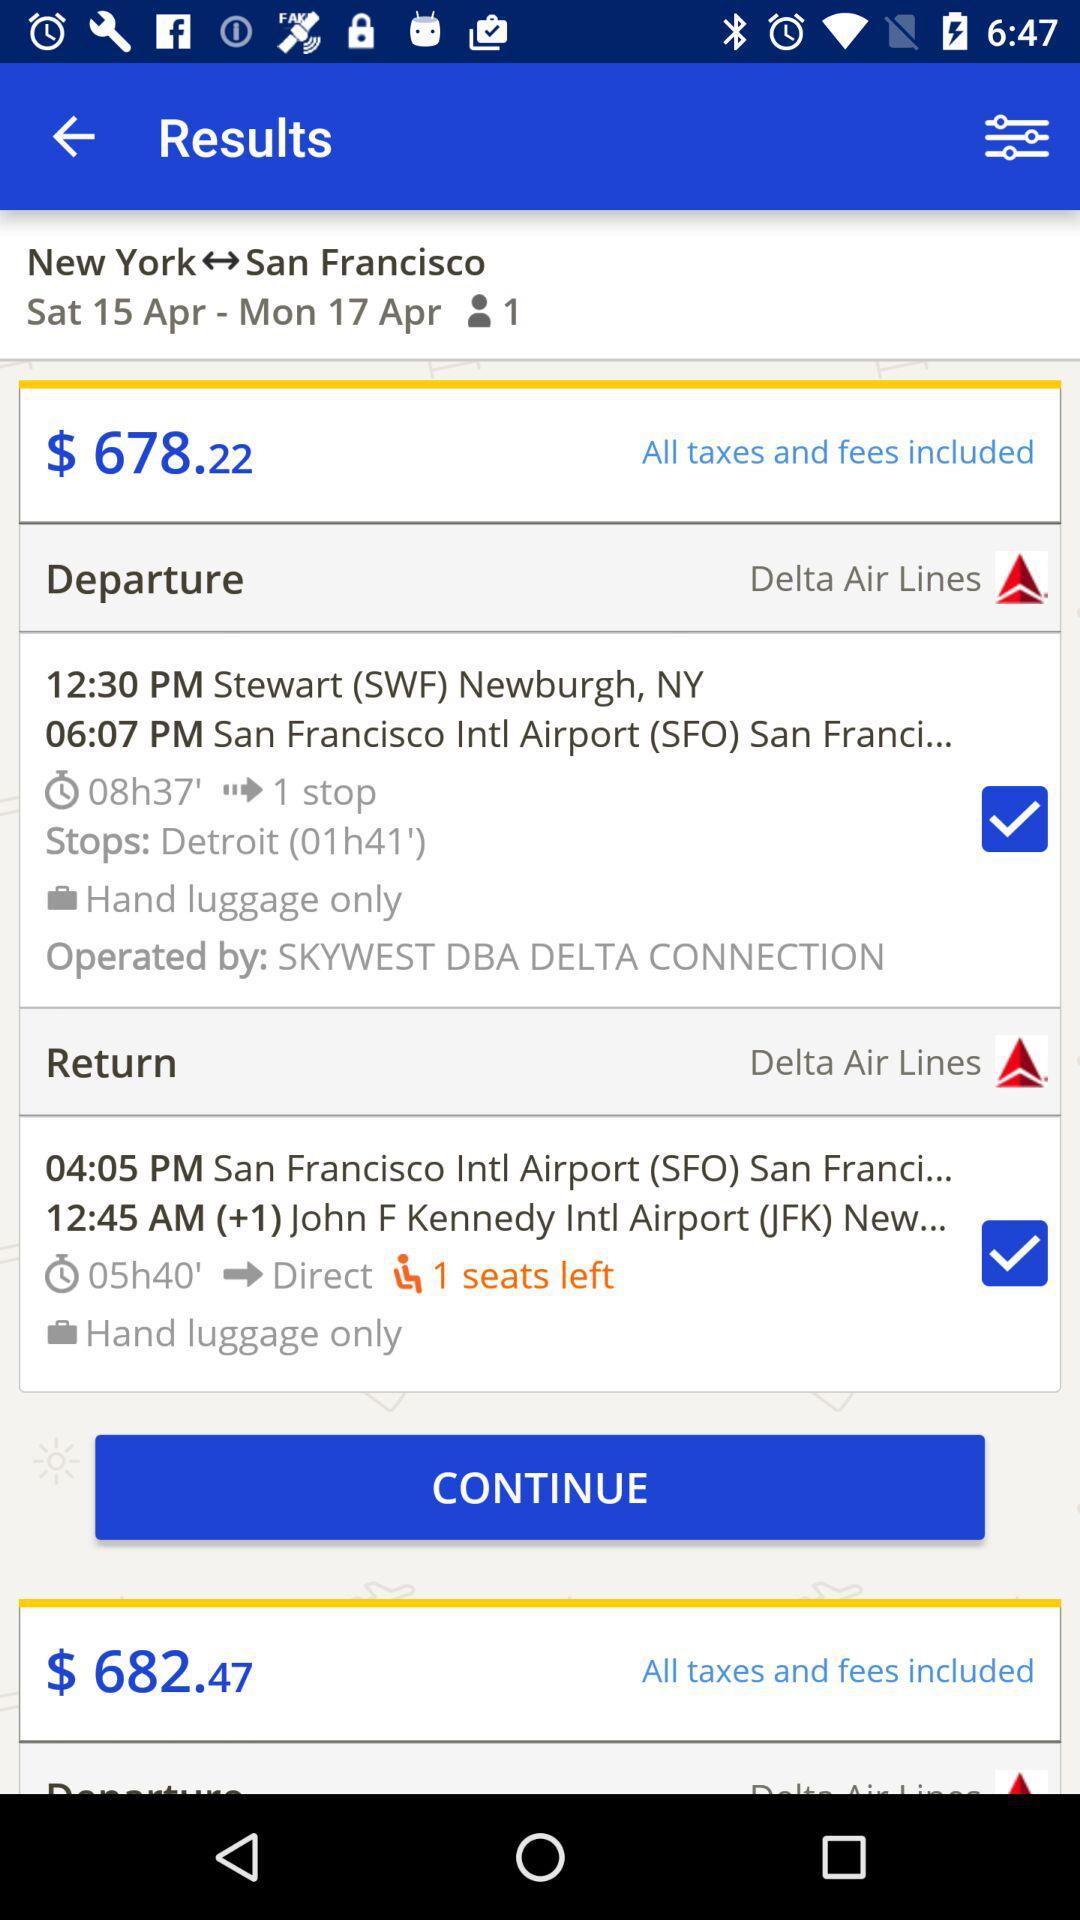 This screenshot has width=1080, height=1920. I want to click on the app next to the results item, so click(72, 135).